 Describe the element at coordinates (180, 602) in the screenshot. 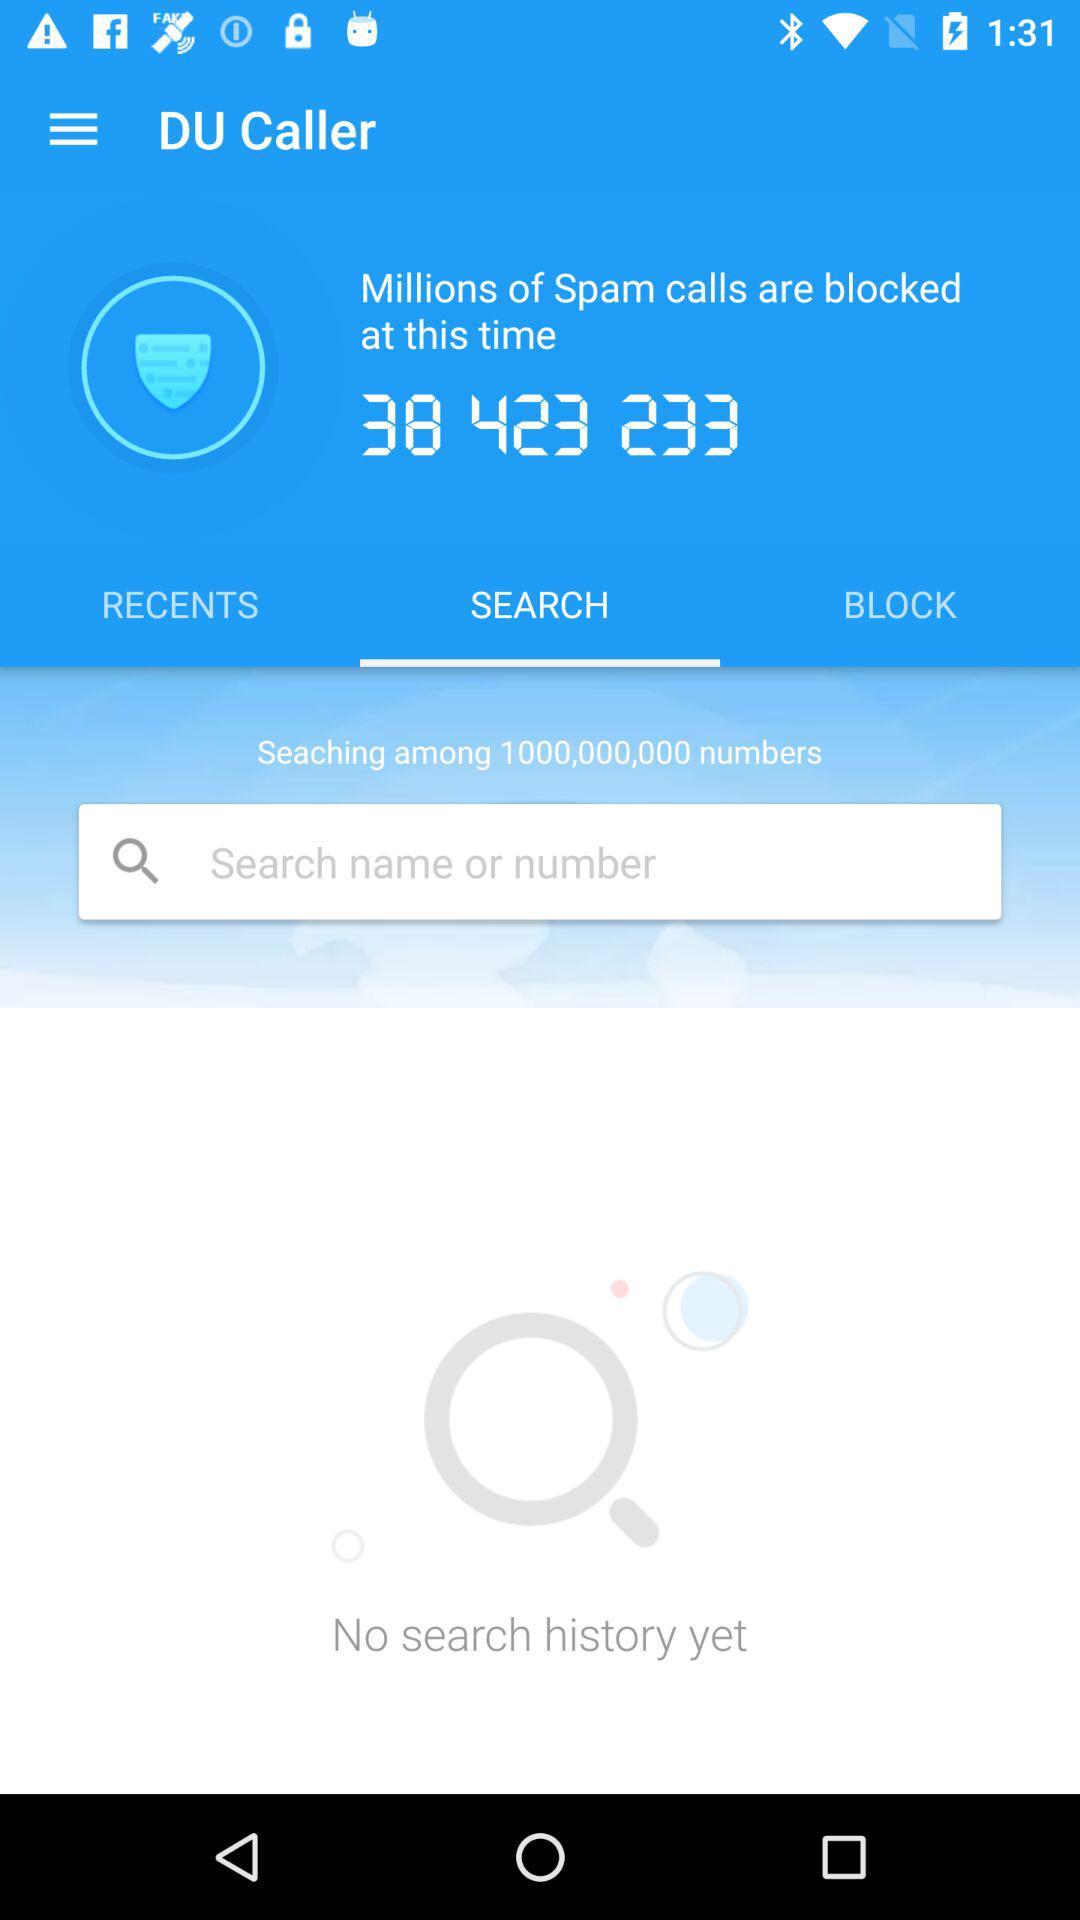

I see `the recents icon` at that location.